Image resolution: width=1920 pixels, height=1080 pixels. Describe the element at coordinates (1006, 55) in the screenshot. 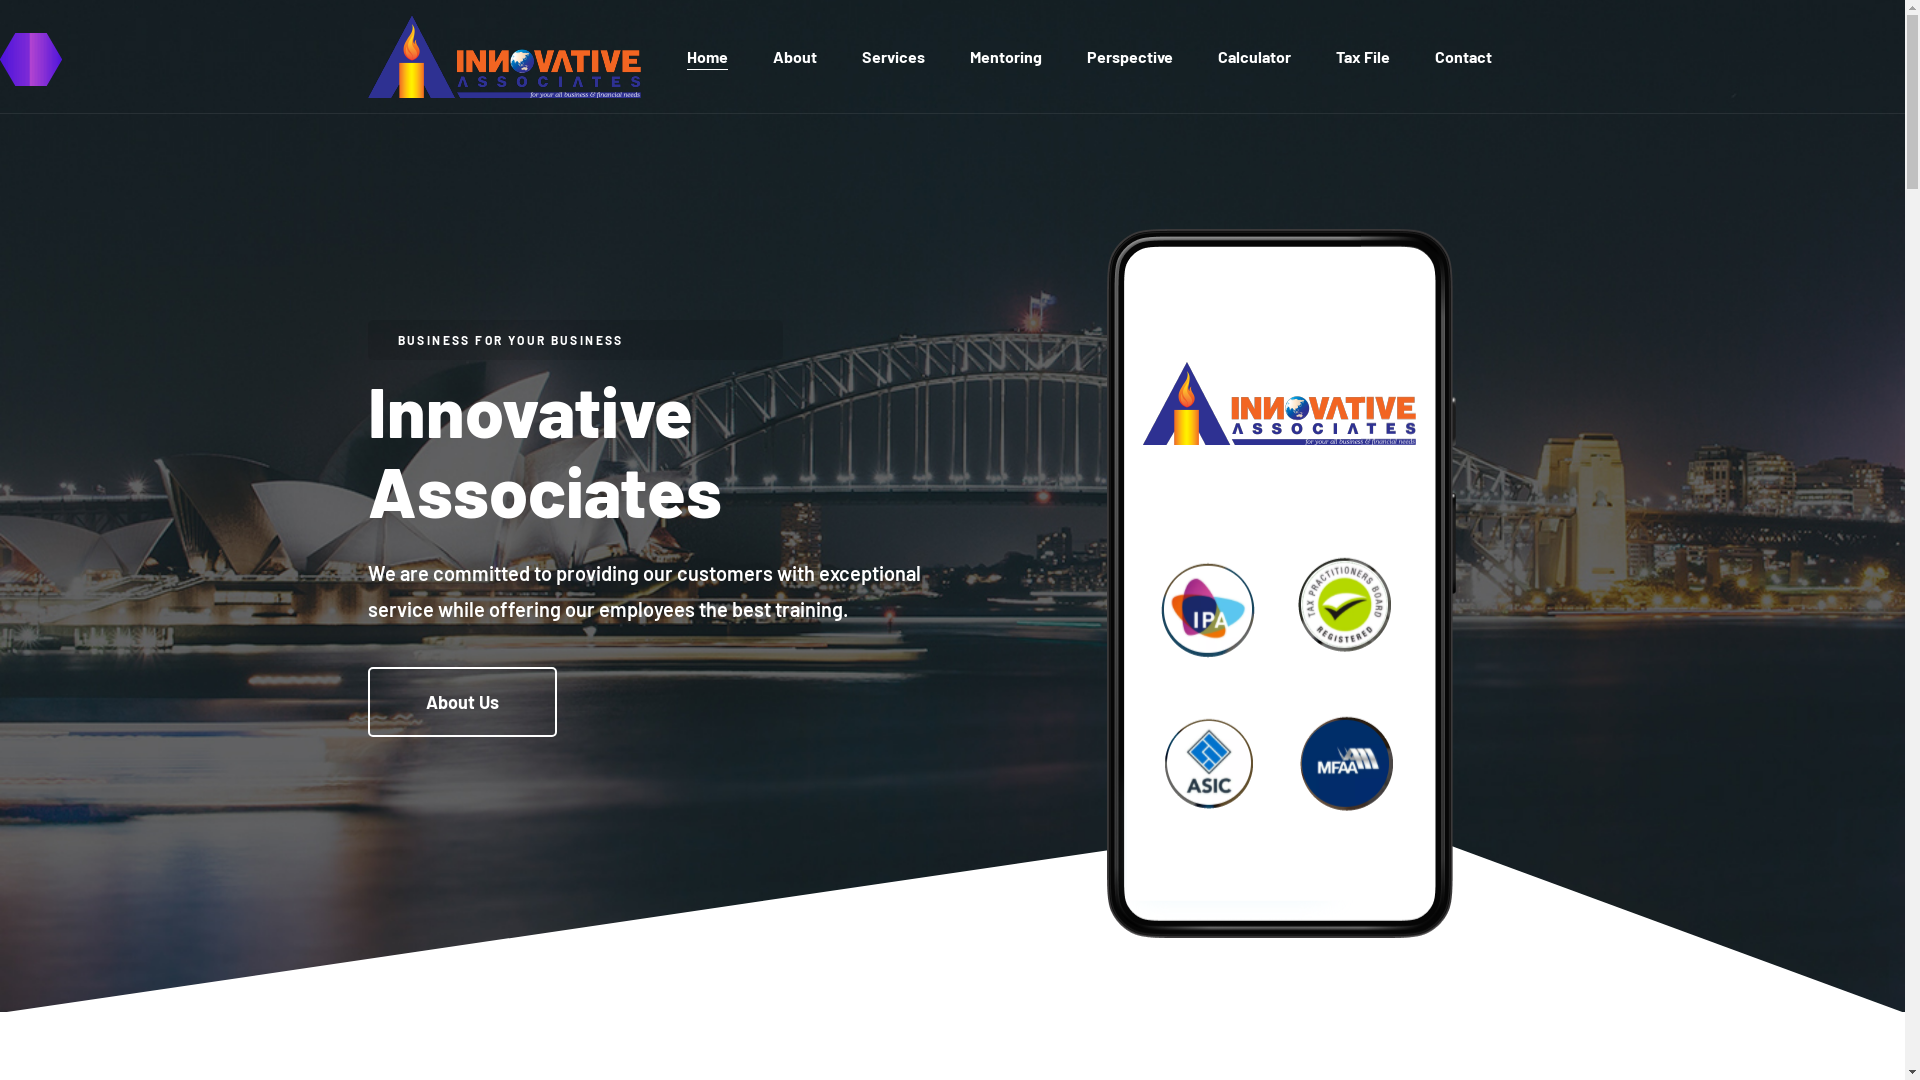

I see `'Mentoring'` at that location.